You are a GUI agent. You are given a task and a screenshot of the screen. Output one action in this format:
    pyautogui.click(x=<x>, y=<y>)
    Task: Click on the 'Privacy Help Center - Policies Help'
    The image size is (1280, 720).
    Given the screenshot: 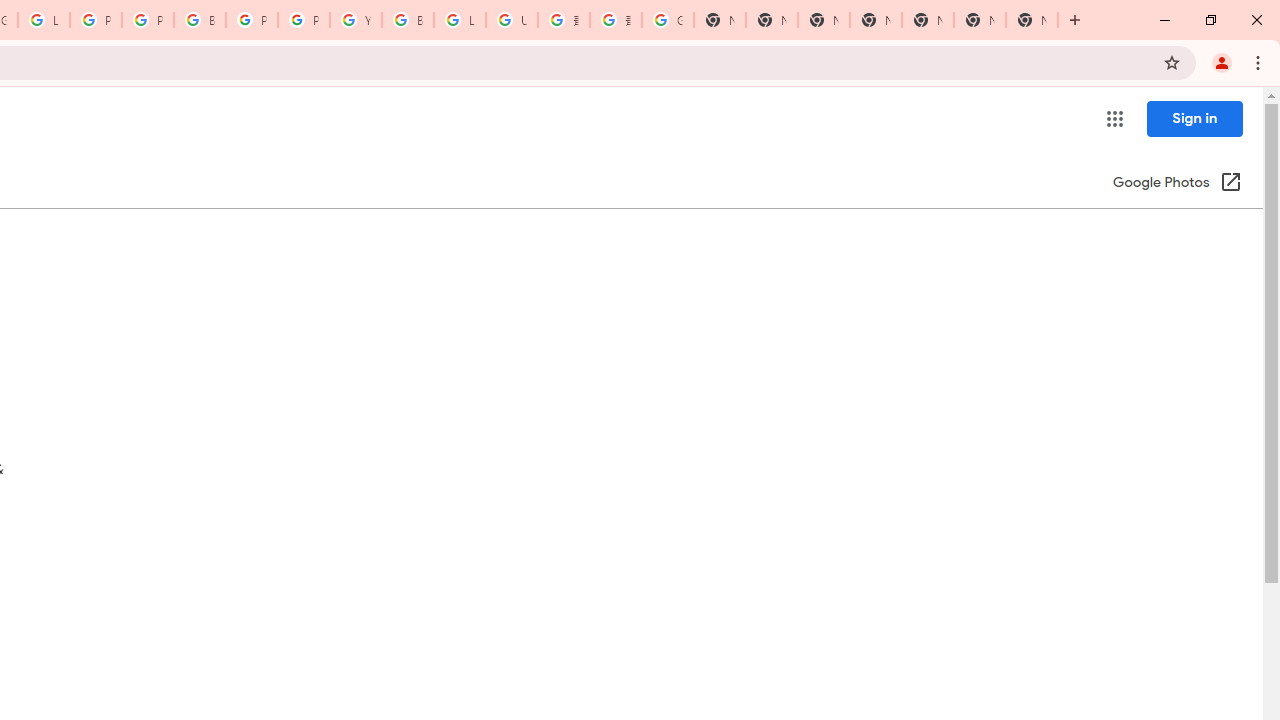 What is the action you would take?
    pyautogui.click(x=146, y=20)
    